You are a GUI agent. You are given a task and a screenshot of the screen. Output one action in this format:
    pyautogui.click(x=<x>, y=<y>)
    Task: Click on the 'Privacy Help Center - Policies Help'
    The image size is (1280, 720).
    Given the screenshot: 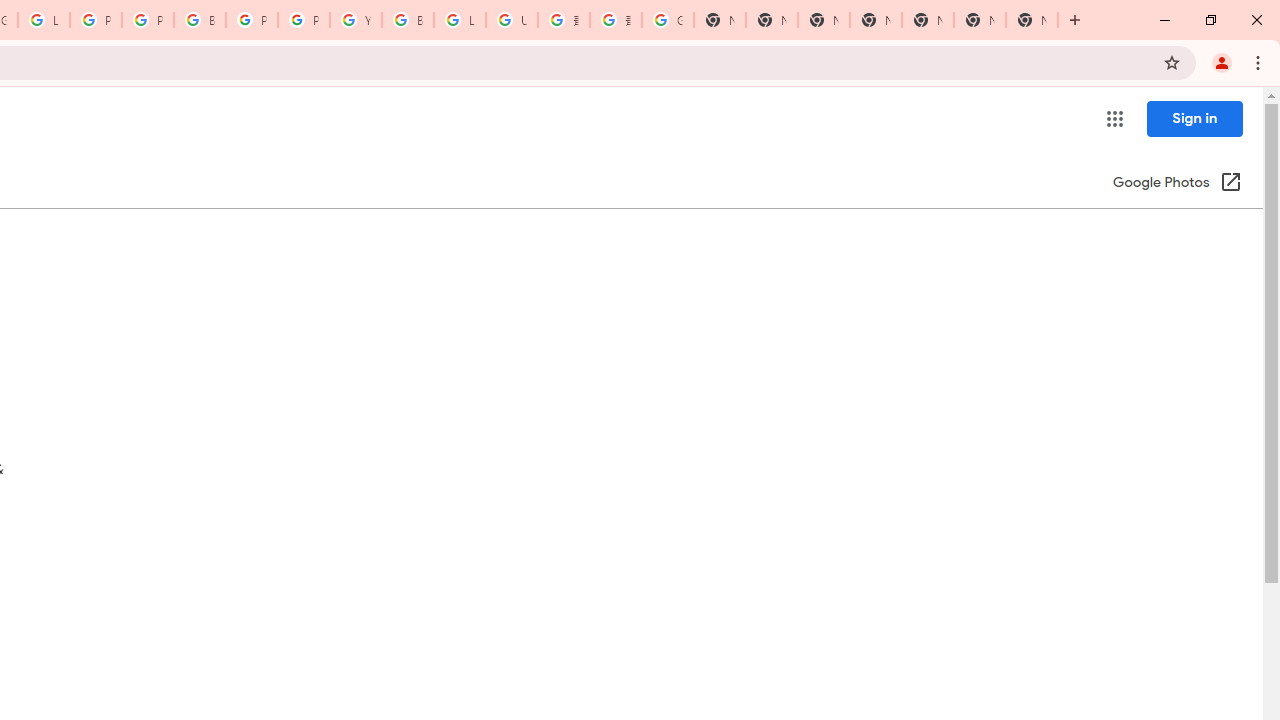 What is the action you would take?
    pyautogui.click(x=146, y=20)
    